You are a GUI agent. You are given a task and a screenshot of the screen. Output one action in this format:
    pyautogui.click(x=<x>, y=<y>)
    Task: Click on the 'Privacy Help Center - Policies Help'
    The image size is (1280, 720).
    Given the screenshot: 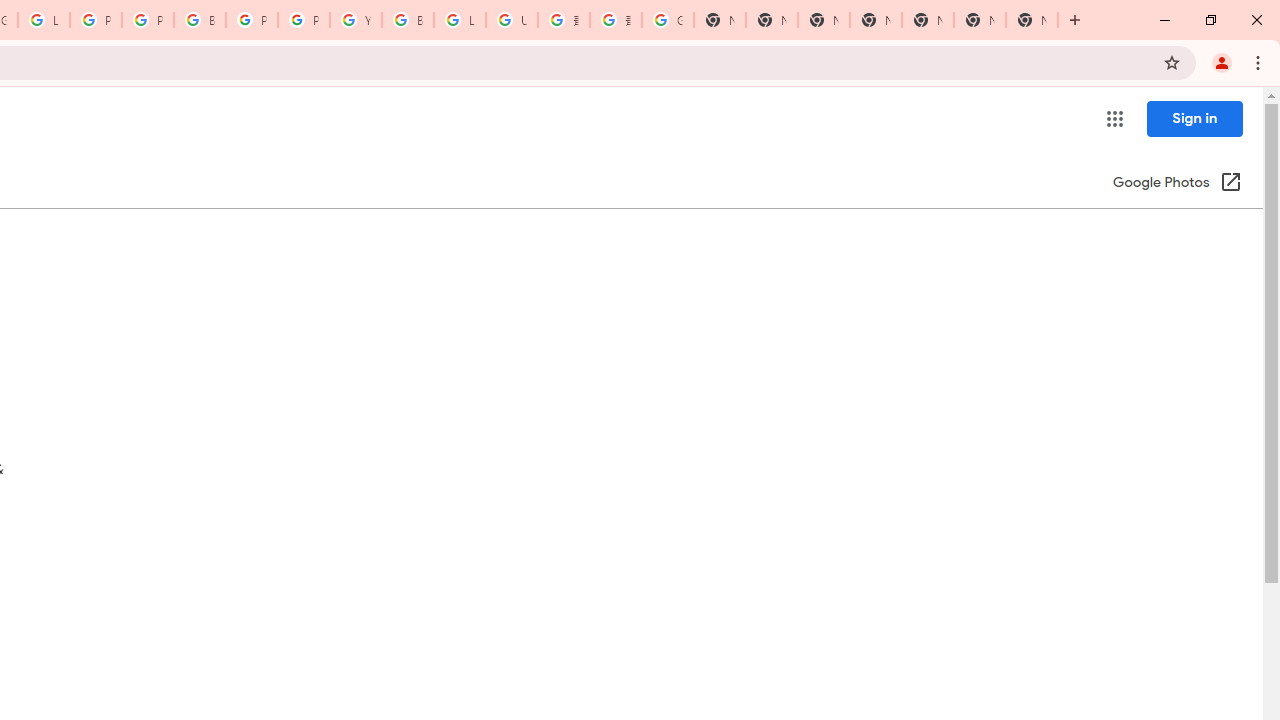 What is the action you would take?
    pyautogui.click(x=146, y=20)
    